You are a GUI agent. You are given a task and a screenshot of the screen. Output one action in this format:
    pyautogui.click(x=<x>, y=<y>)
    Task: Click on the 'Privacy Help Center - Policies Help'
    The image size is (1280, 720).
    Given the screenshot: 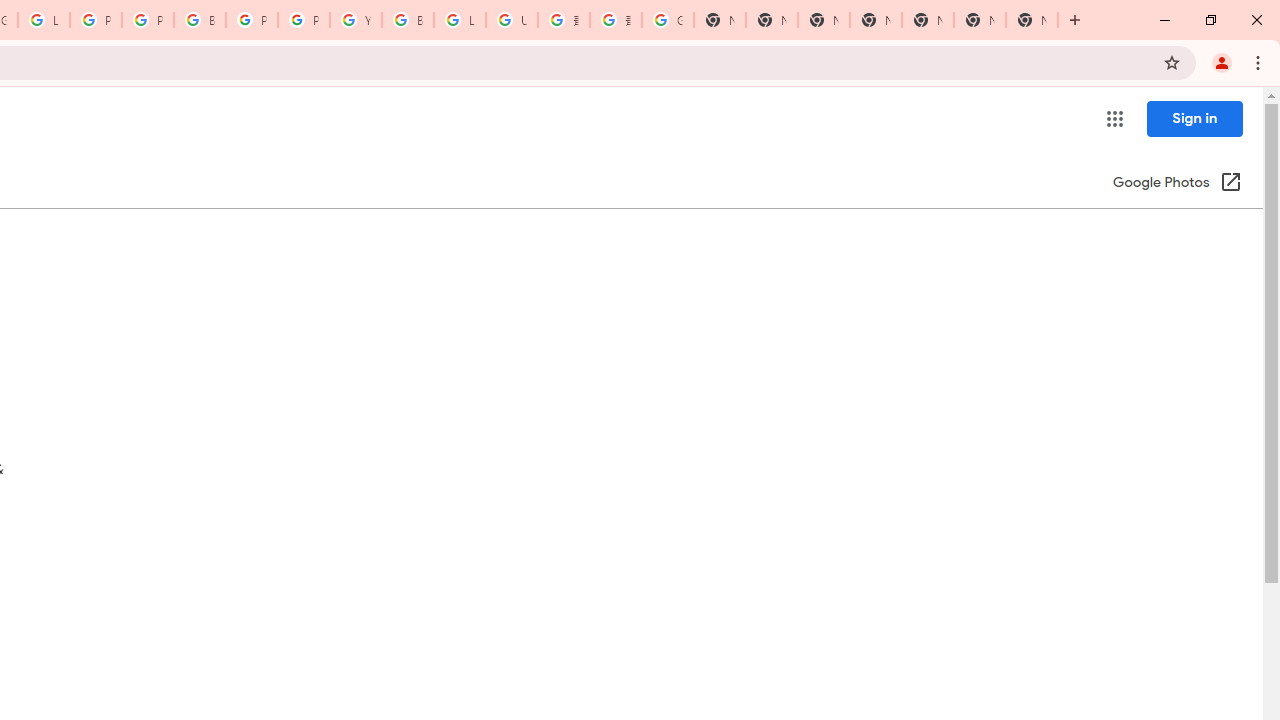 What is the action you would take?
    pyautogui.click(x=146, y=20)
    